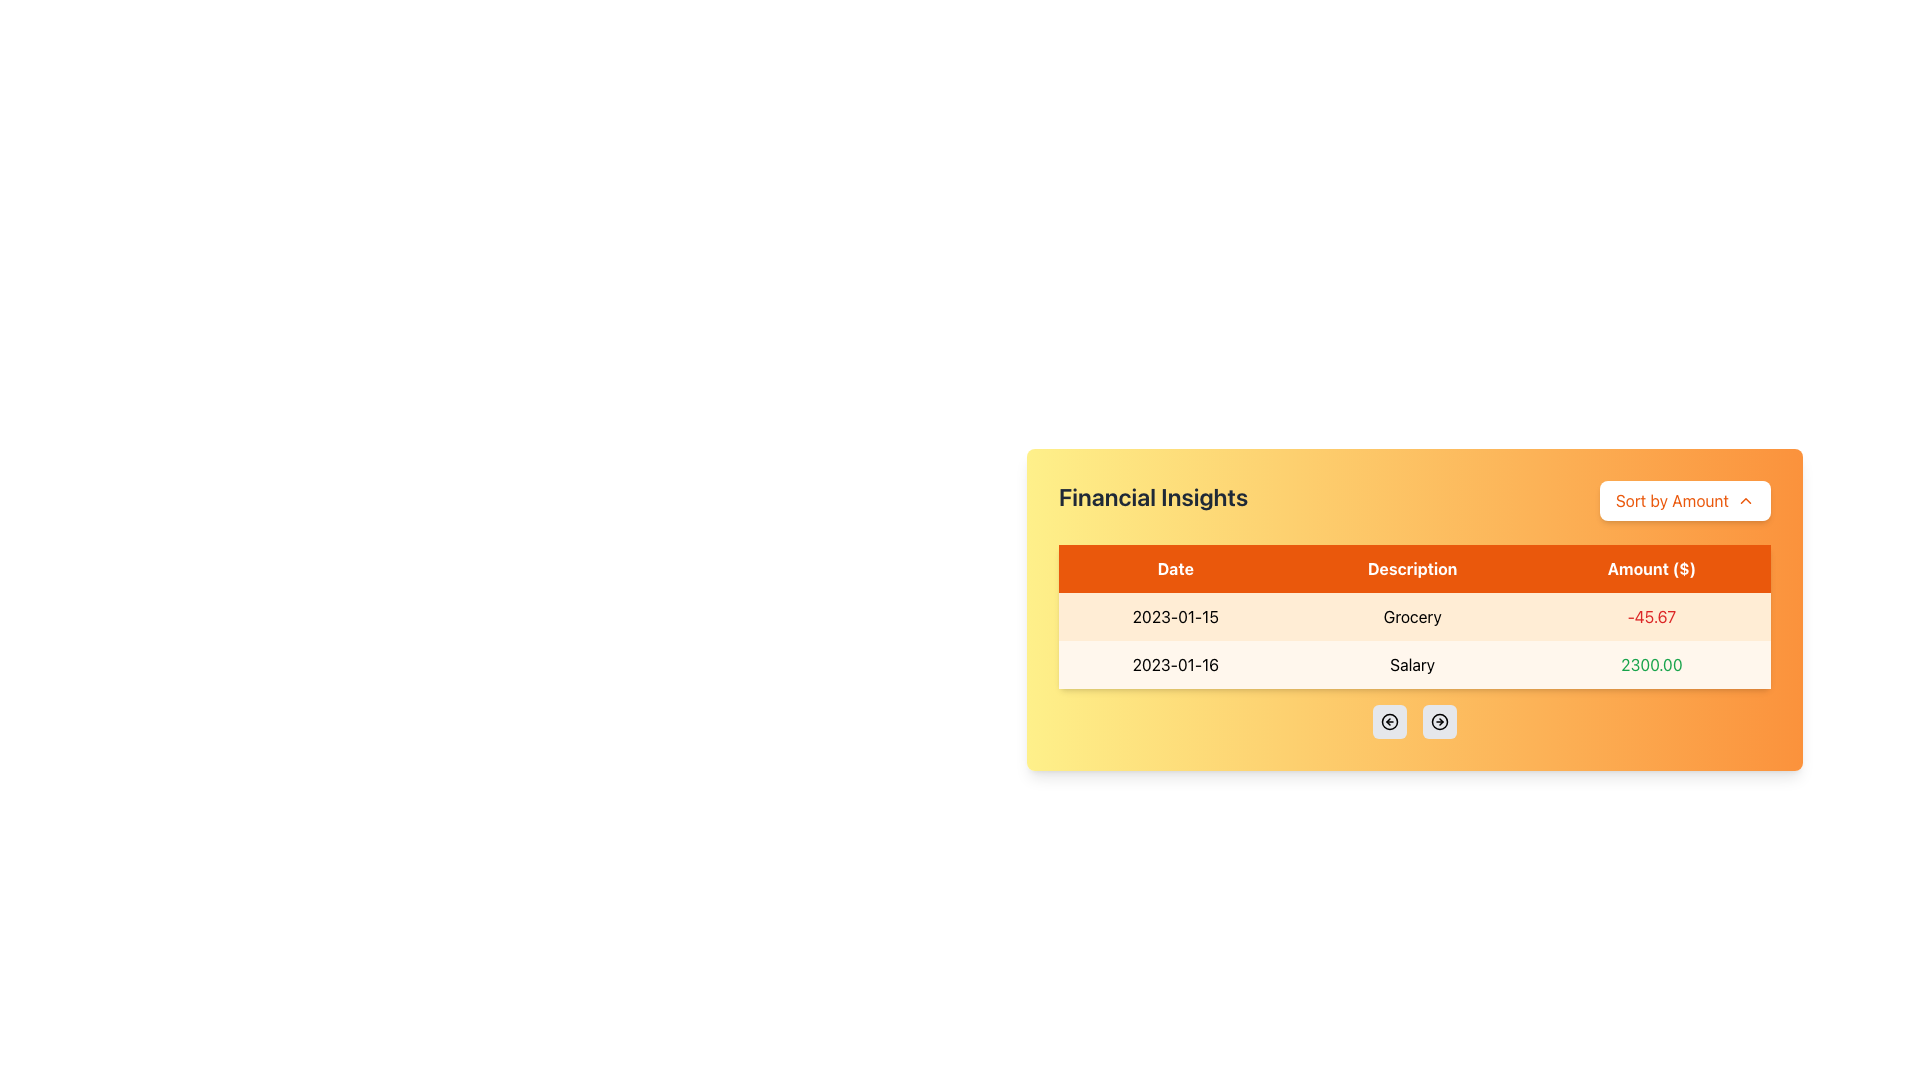 The height and width of the screenshot is (1080, 1920). What do you see at coordinates (1175, 616) in the screenshot?
I see `the date element displaying '2023-01-15' in the first row of the table under the 'Date' column` at bounding box center [1175, 616].